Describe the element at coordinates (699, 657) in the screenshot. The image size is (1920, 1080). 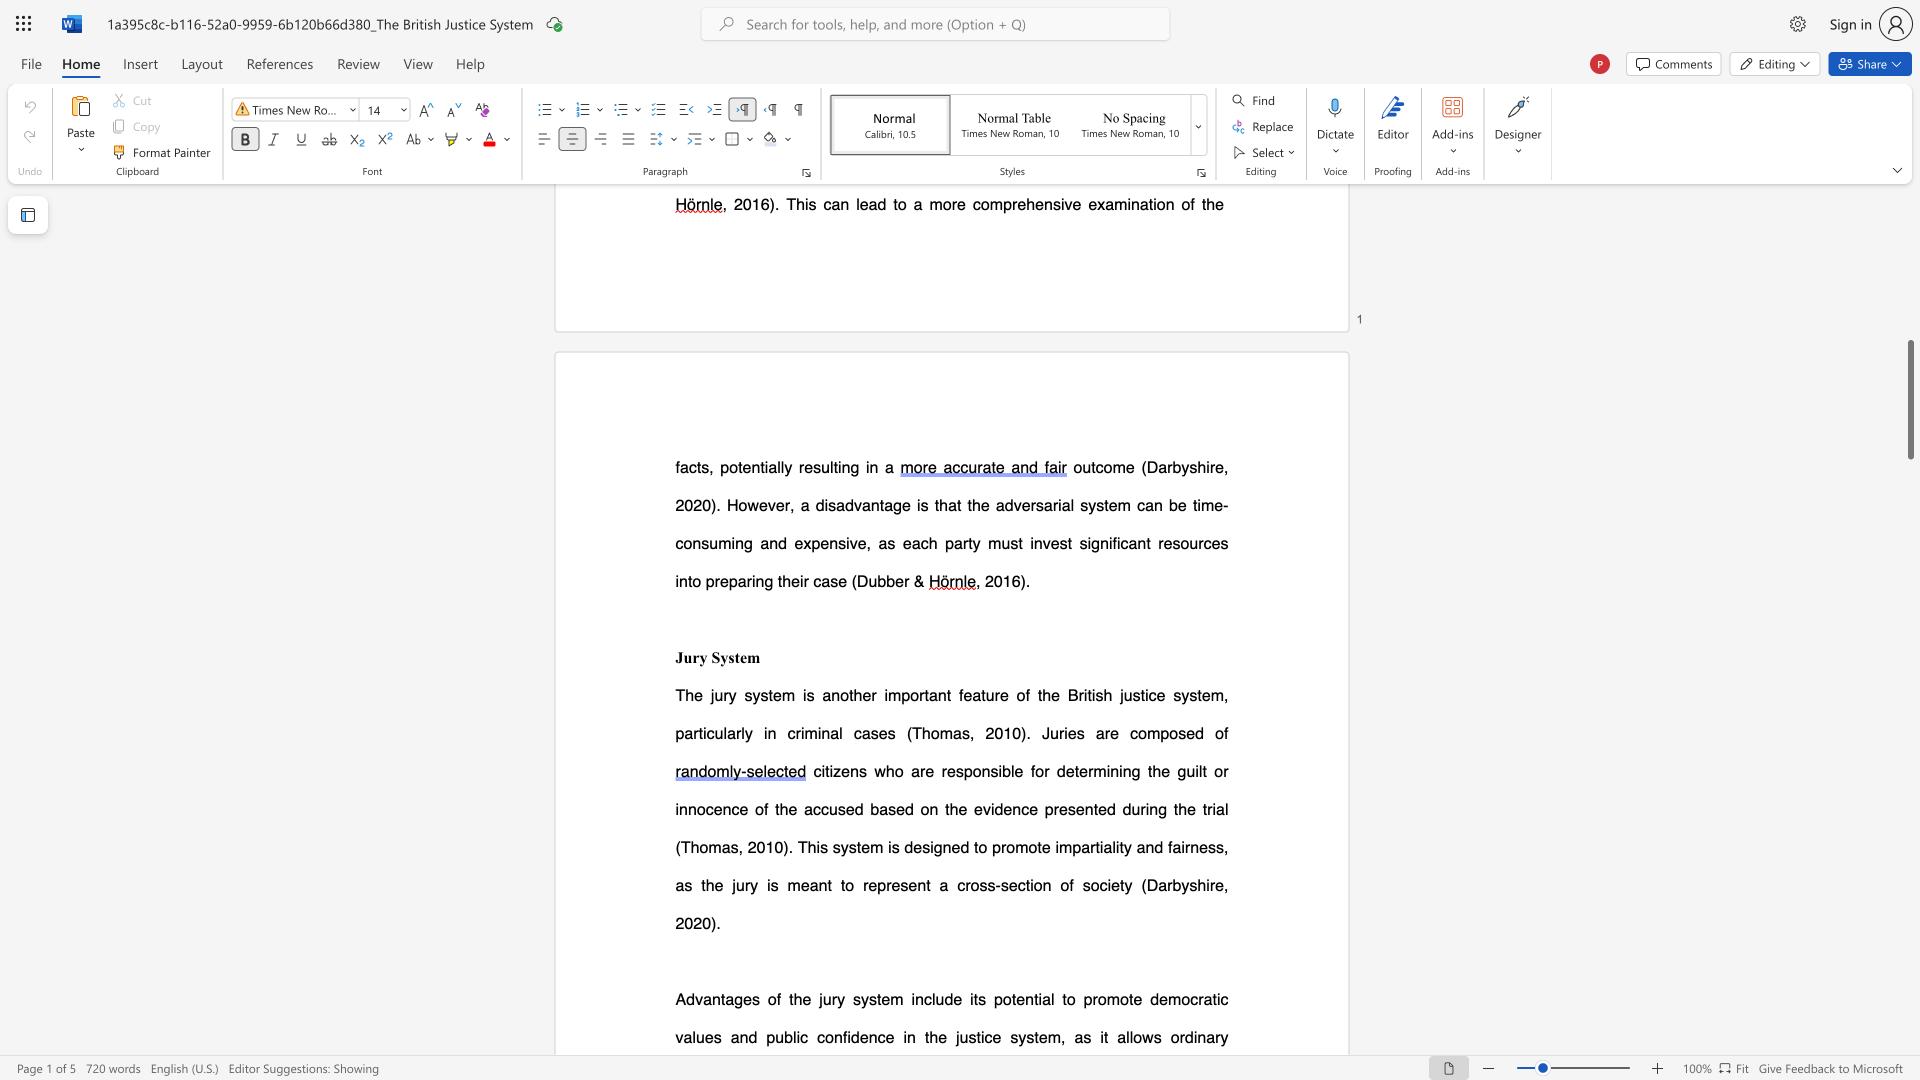
I see `the subset text "y Syste" within the text "Jury System"` at that location.